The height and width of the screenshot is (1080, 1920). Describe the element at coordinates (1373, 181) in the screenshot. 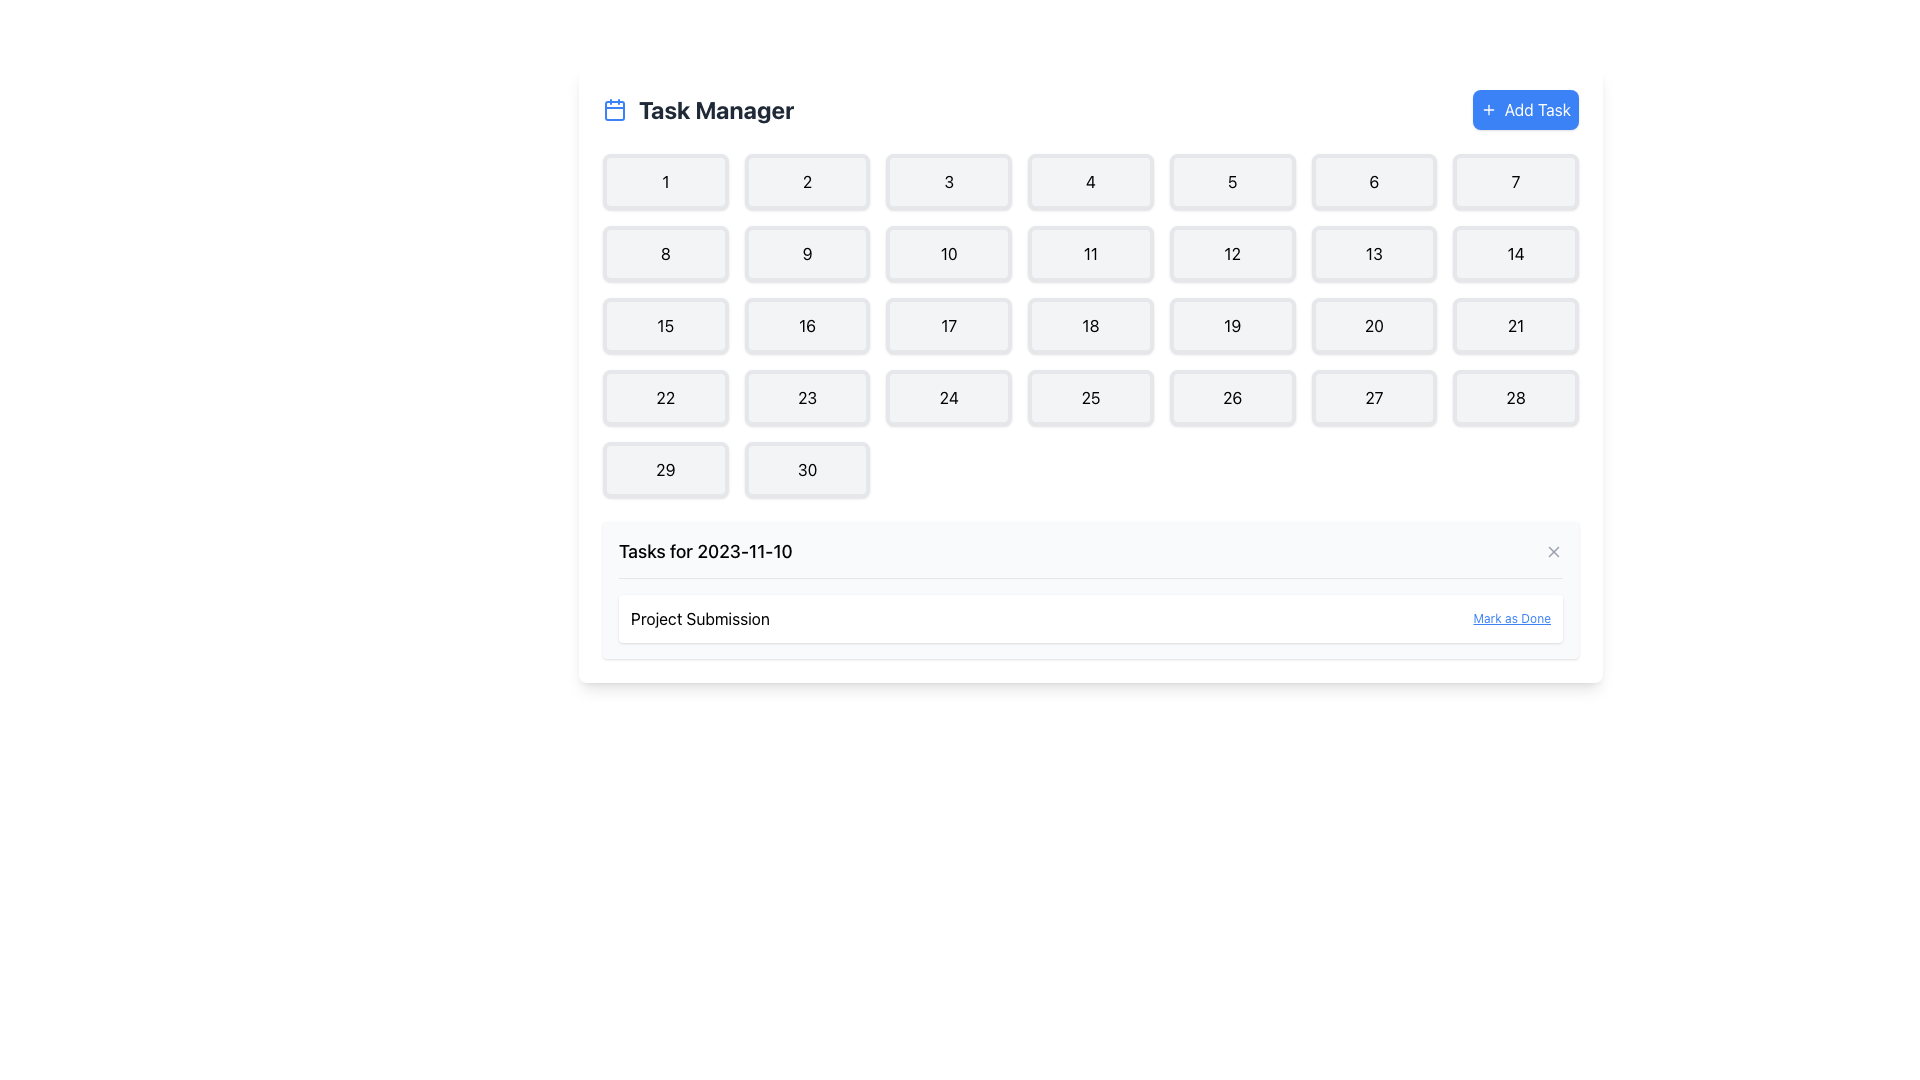

I see `the rounded rectangular button with a light grey background containing the numerical text '6' at its center` at that location.